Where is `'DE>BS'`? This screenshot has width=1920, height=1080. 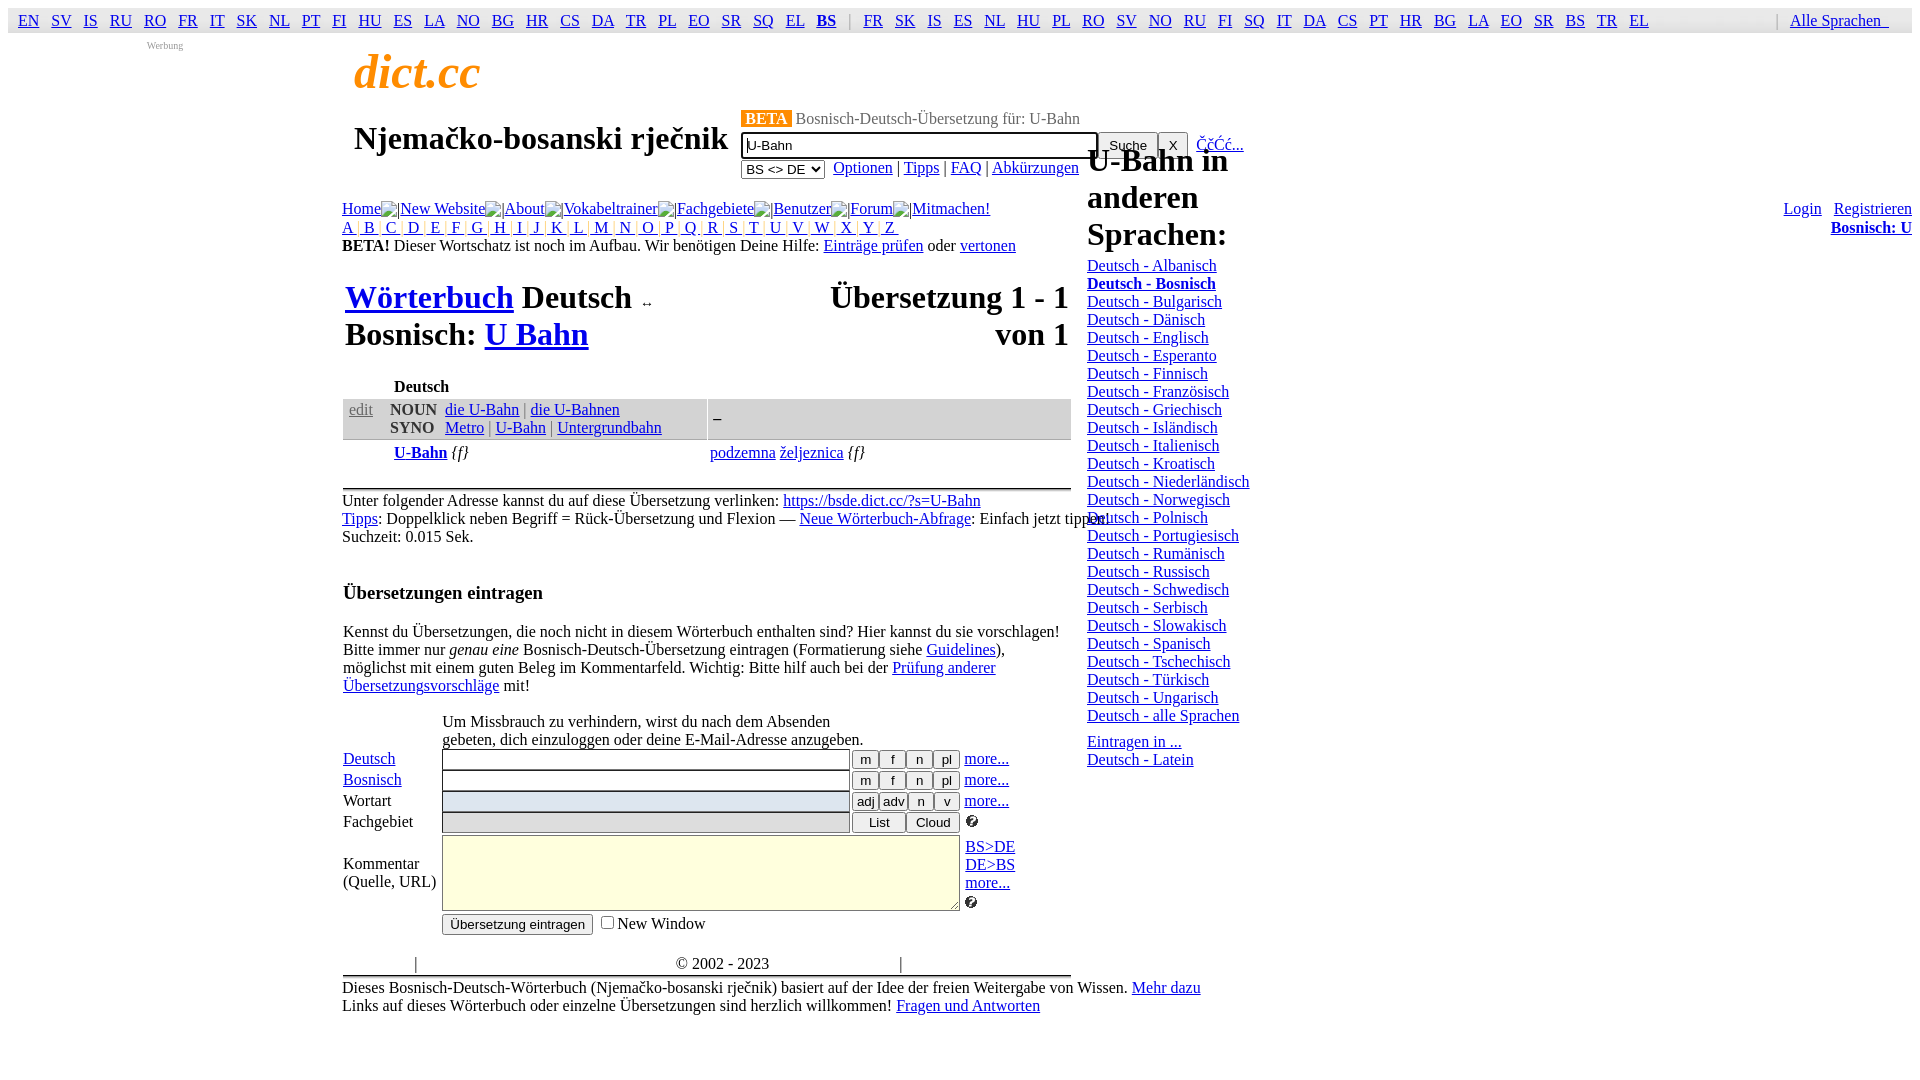 'DE>BS' is located at coordinates (989, 863).